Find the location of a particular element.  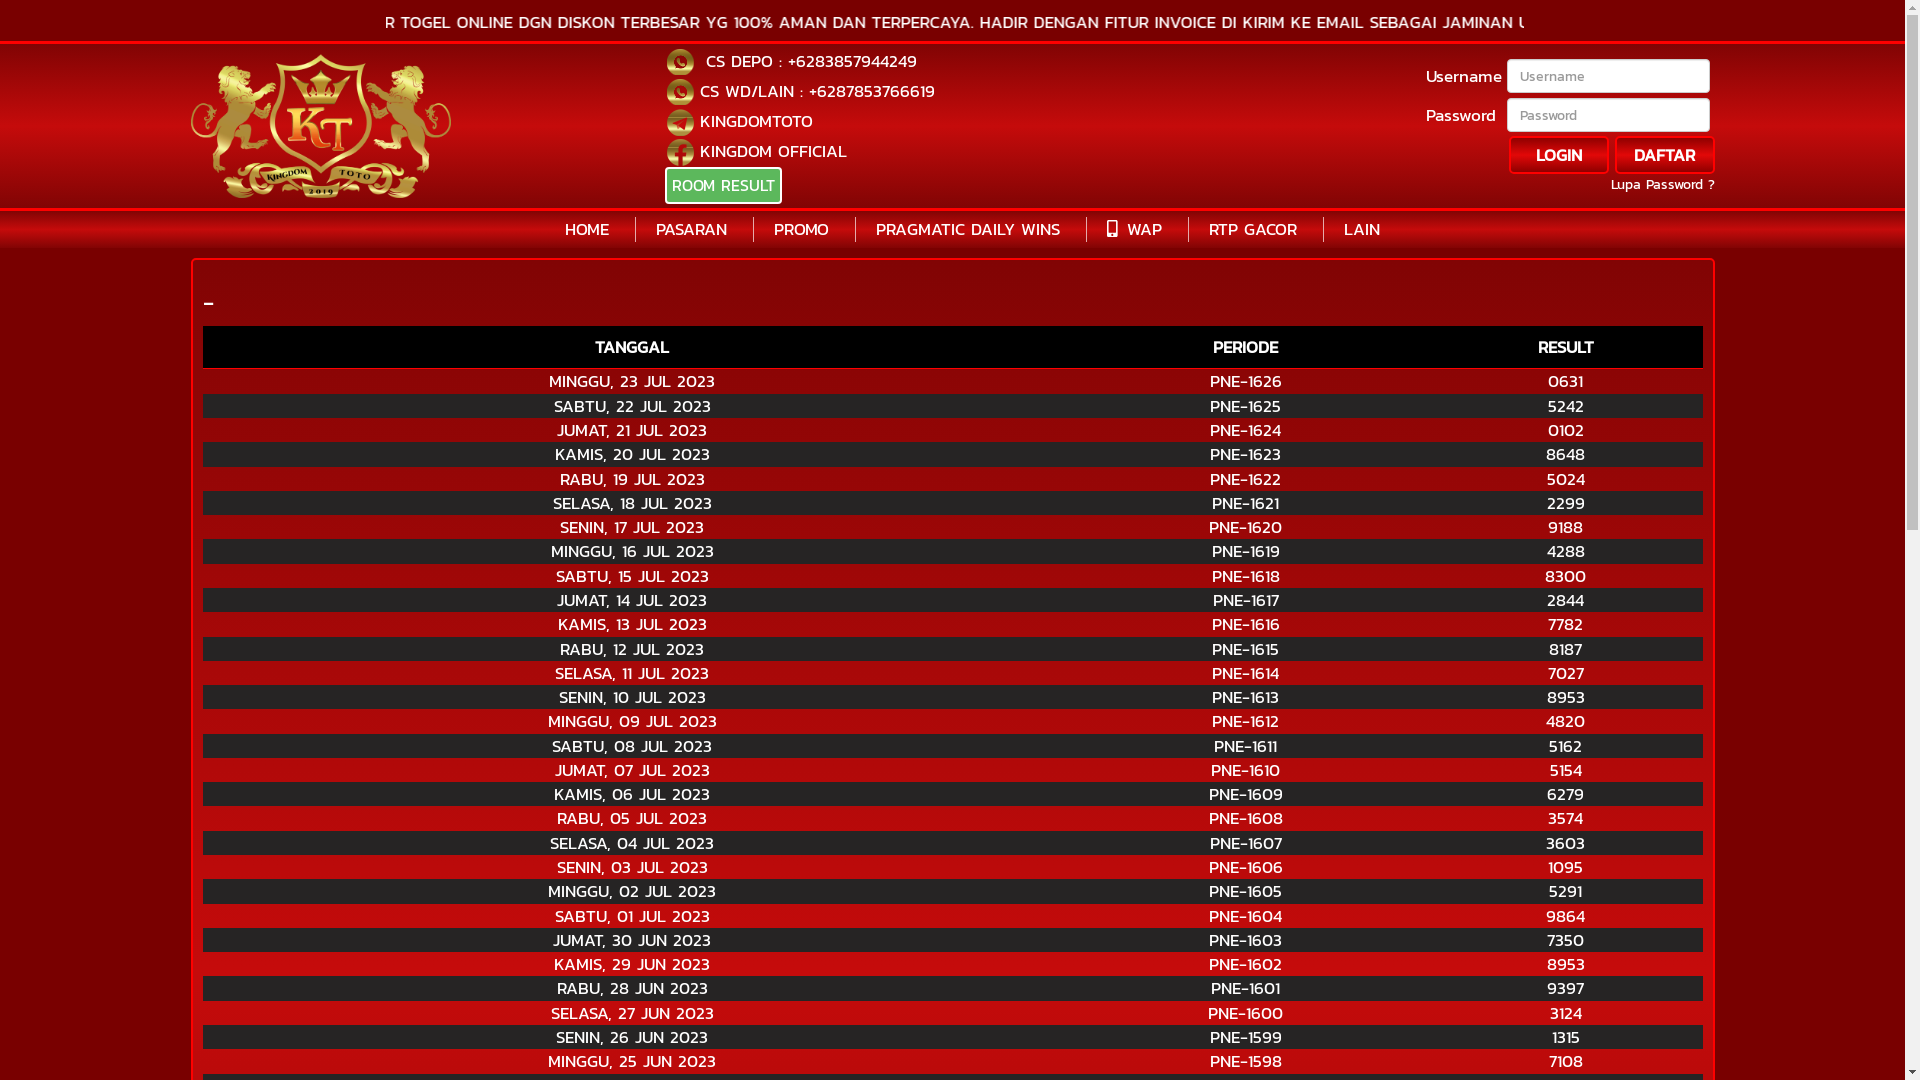

'PROMO' is located at coordinates (801, 227).